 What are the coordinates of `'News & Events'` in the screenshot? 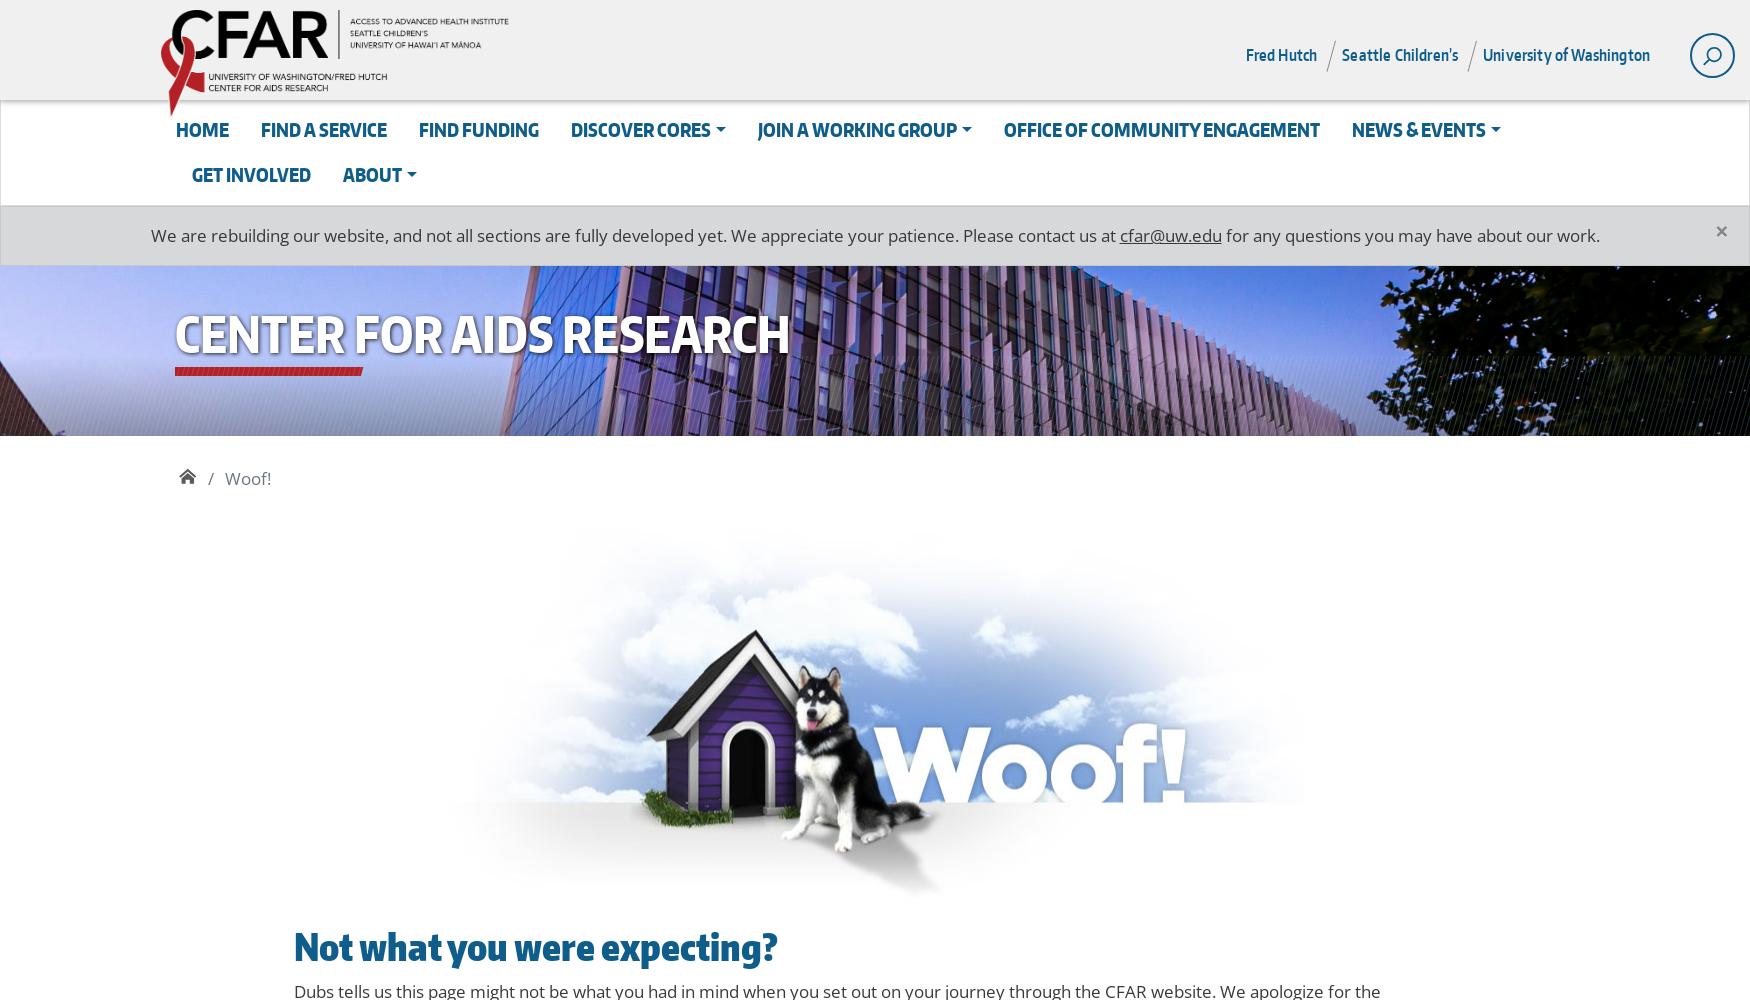 It's located at (1417, 129).